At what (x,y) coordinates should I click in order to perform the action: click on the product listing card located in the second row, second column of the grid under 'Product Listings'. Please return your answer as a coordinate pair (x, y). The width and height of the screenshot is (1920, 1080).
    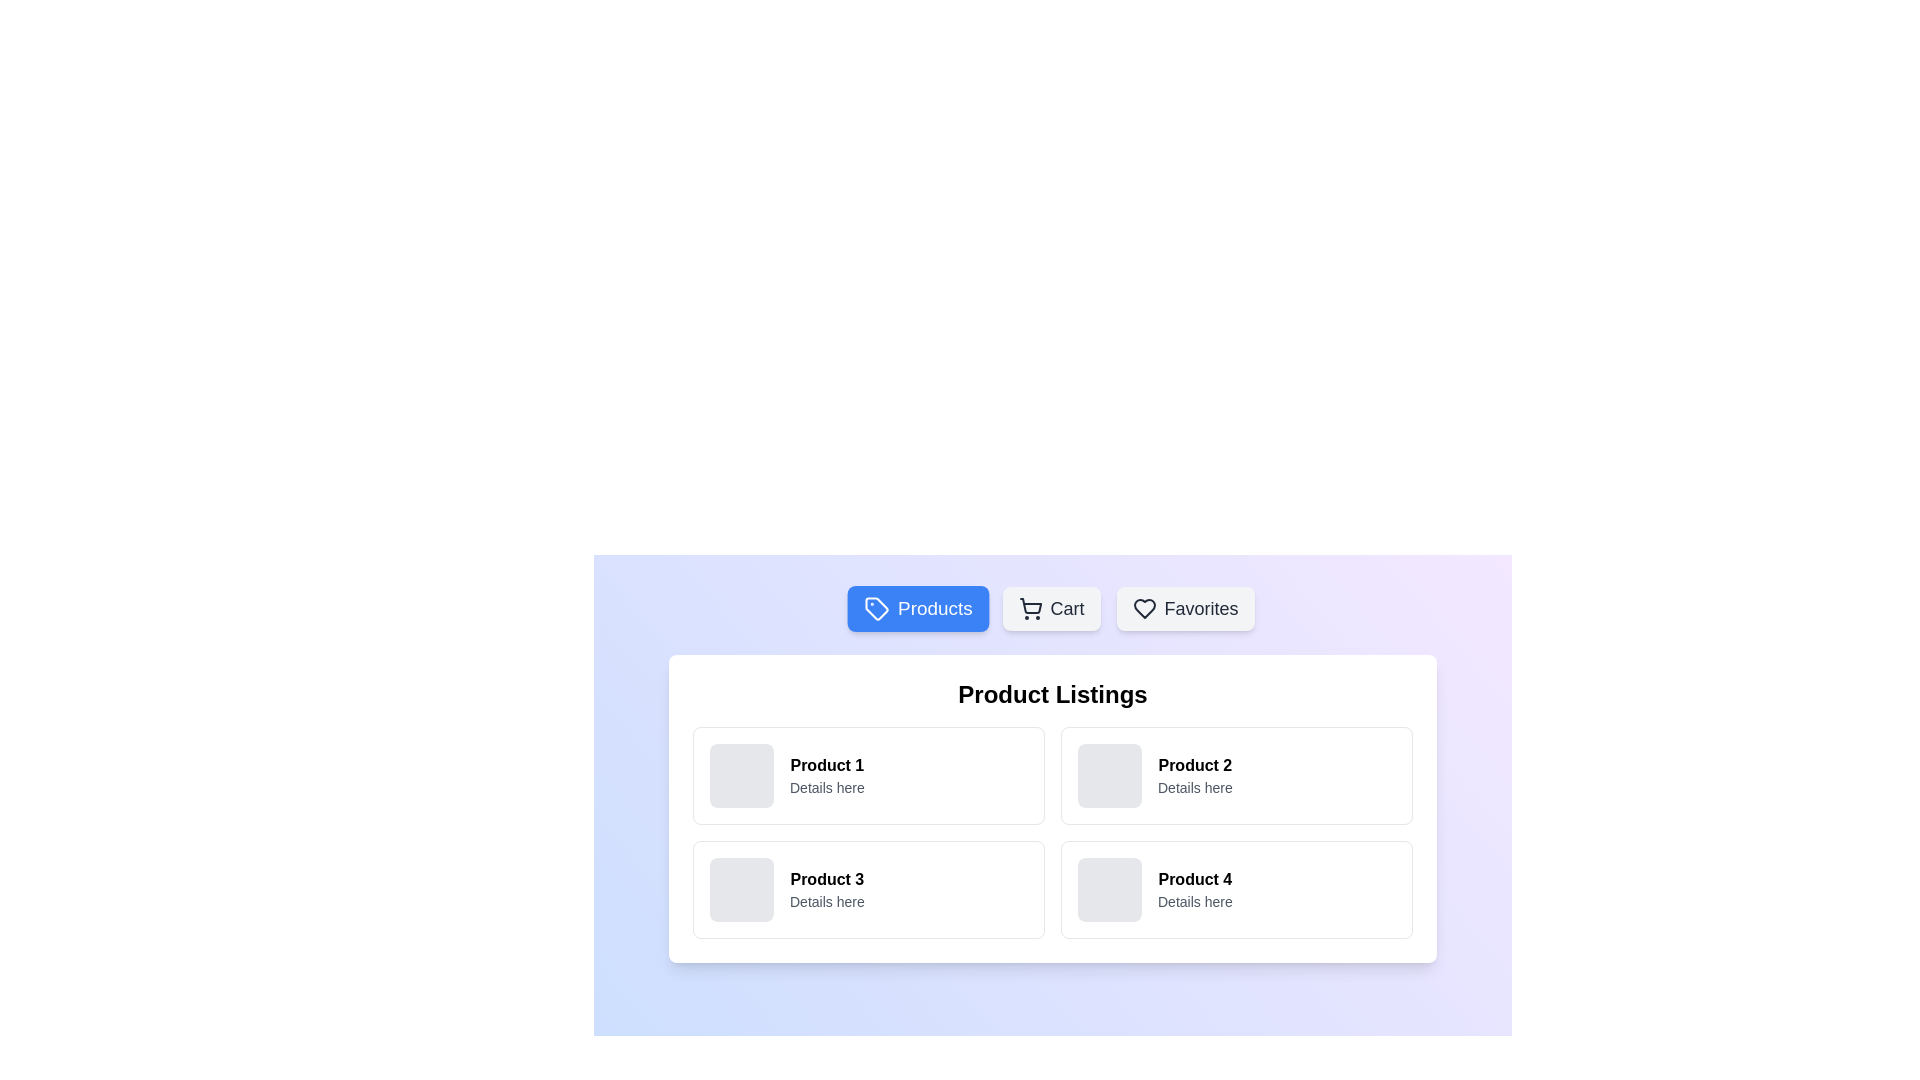
    Looking at the image, I should click on (1236, 889).